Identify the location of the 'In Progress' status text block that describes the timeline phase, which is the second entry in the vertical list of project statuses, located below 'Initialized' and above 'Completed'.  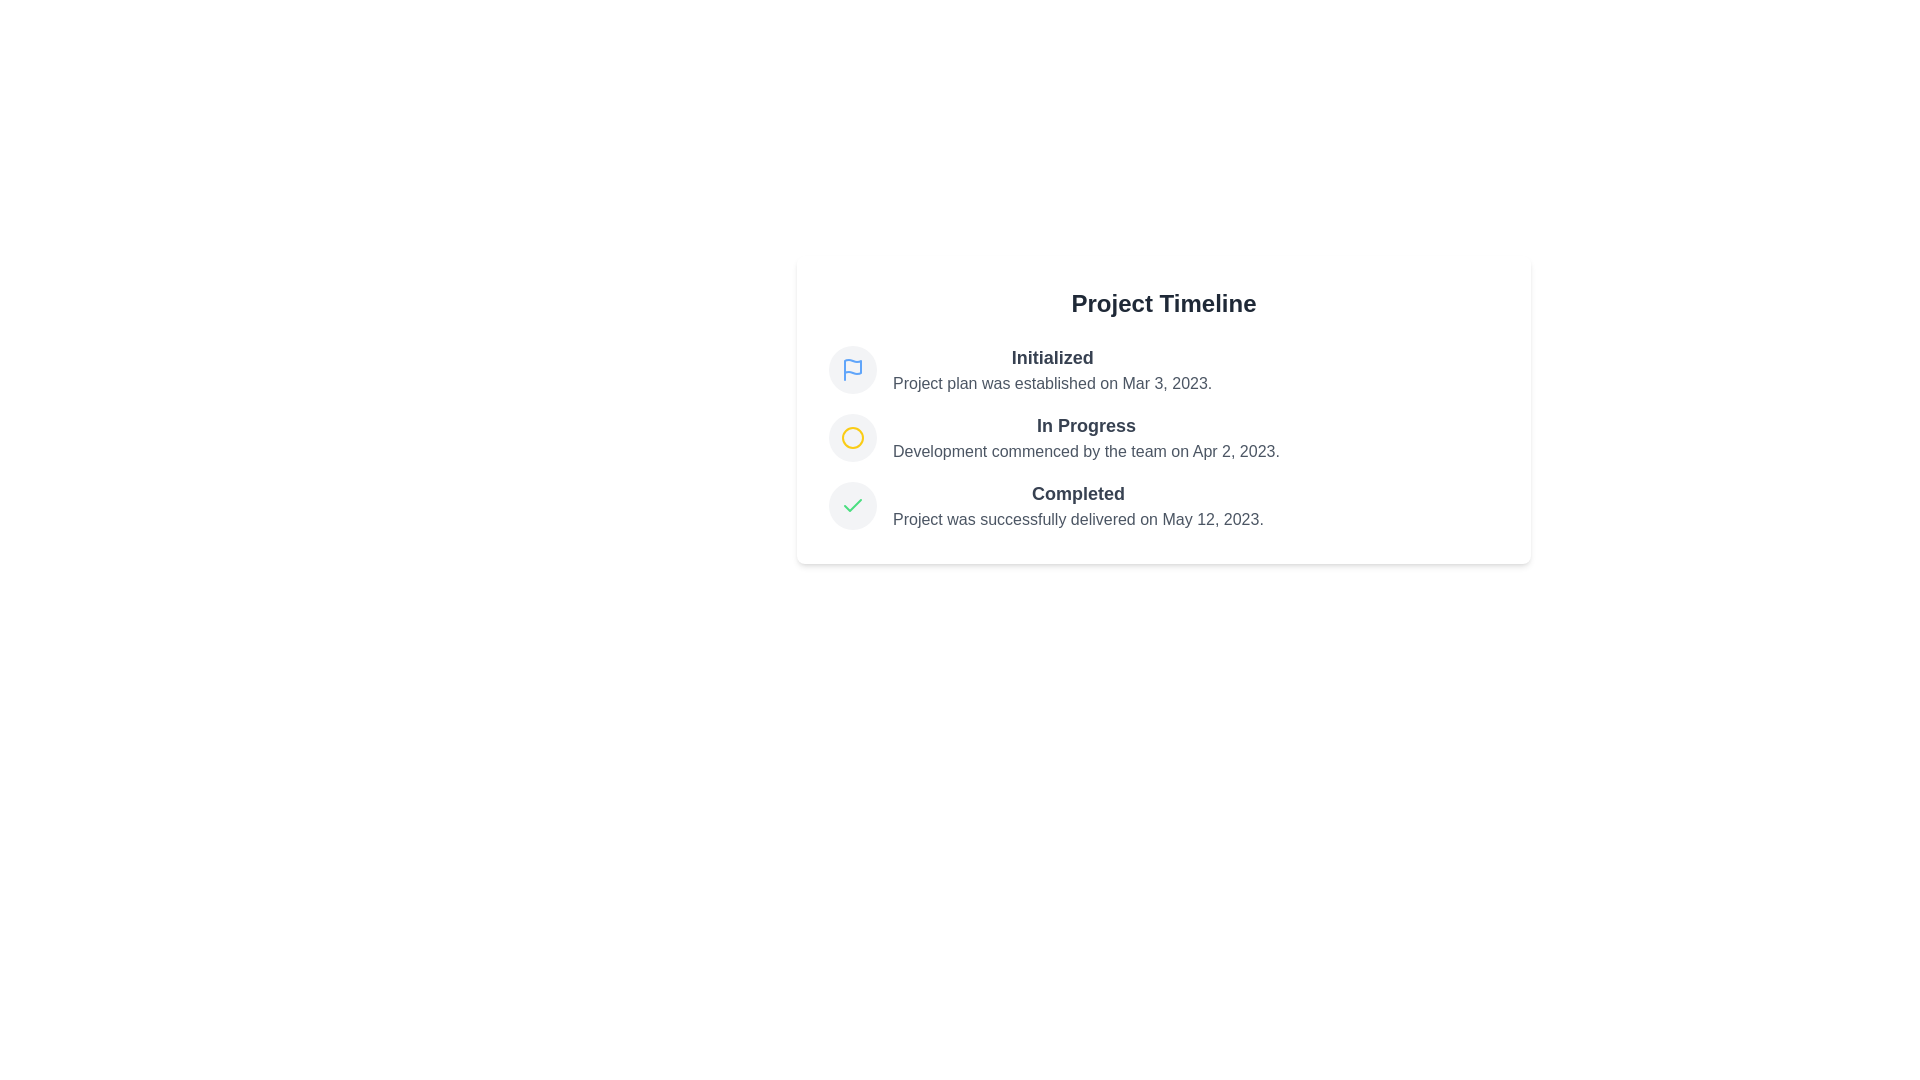
(1085, 437).